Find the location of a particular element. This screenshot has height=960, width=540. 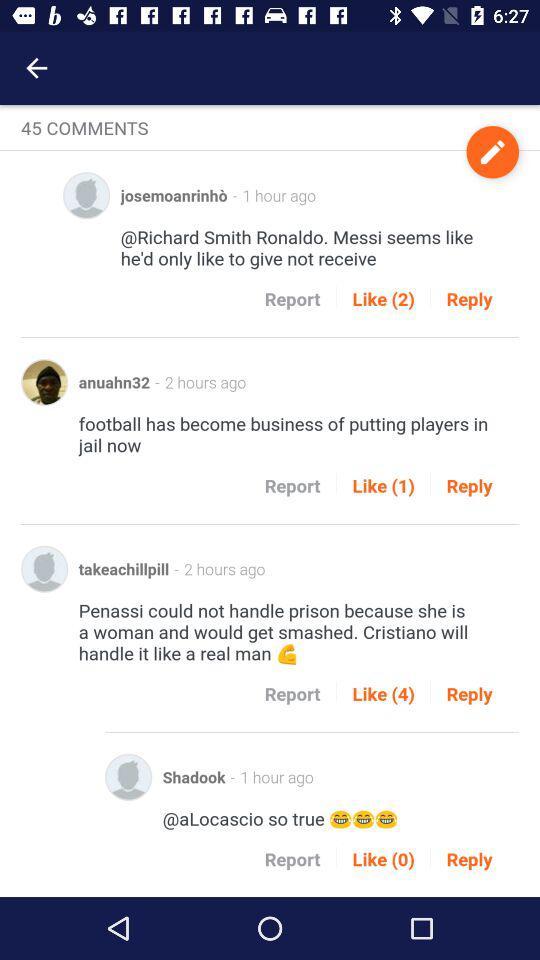

icon next to the reply icon is located at coordinates (383, 484).